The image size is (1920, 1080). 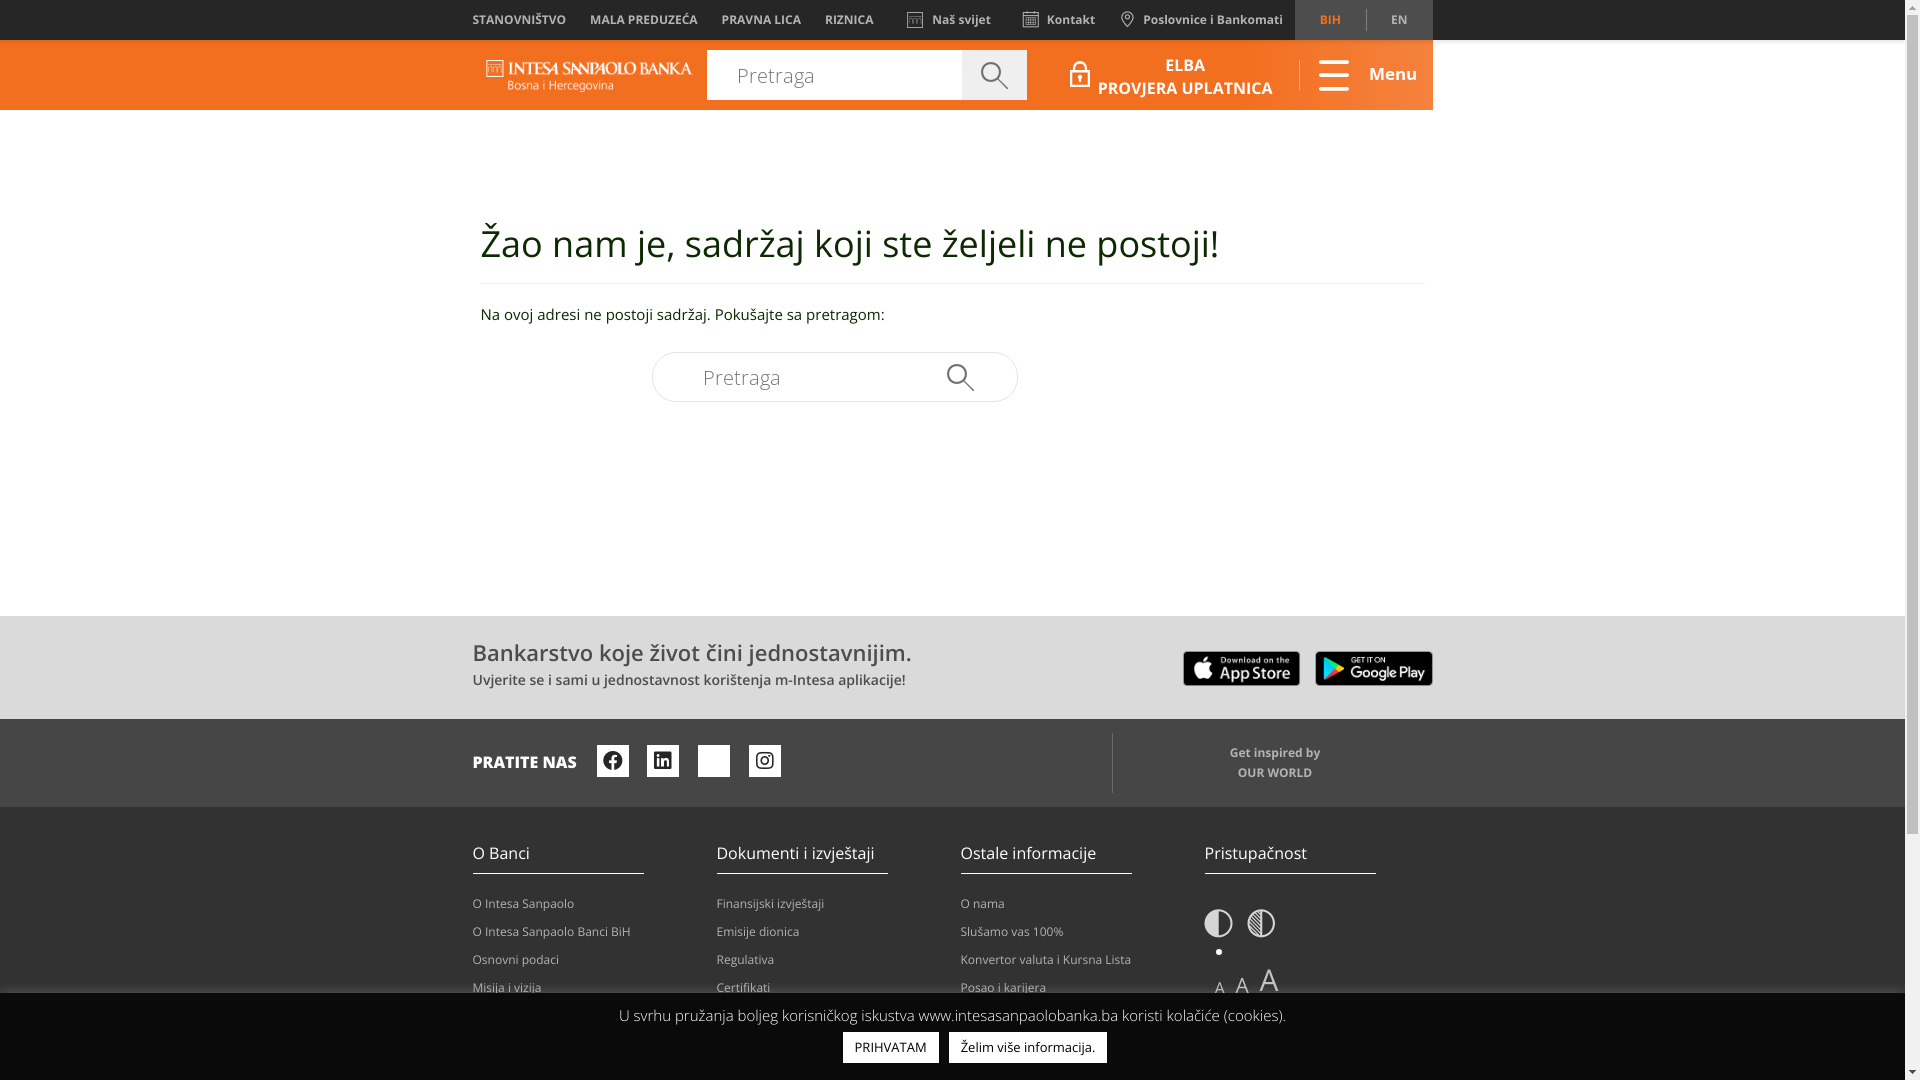 What do you see at coordinates (612, 760) in the screenshot?
I see `'fa-facebook'` at bounding box center [612, 760].